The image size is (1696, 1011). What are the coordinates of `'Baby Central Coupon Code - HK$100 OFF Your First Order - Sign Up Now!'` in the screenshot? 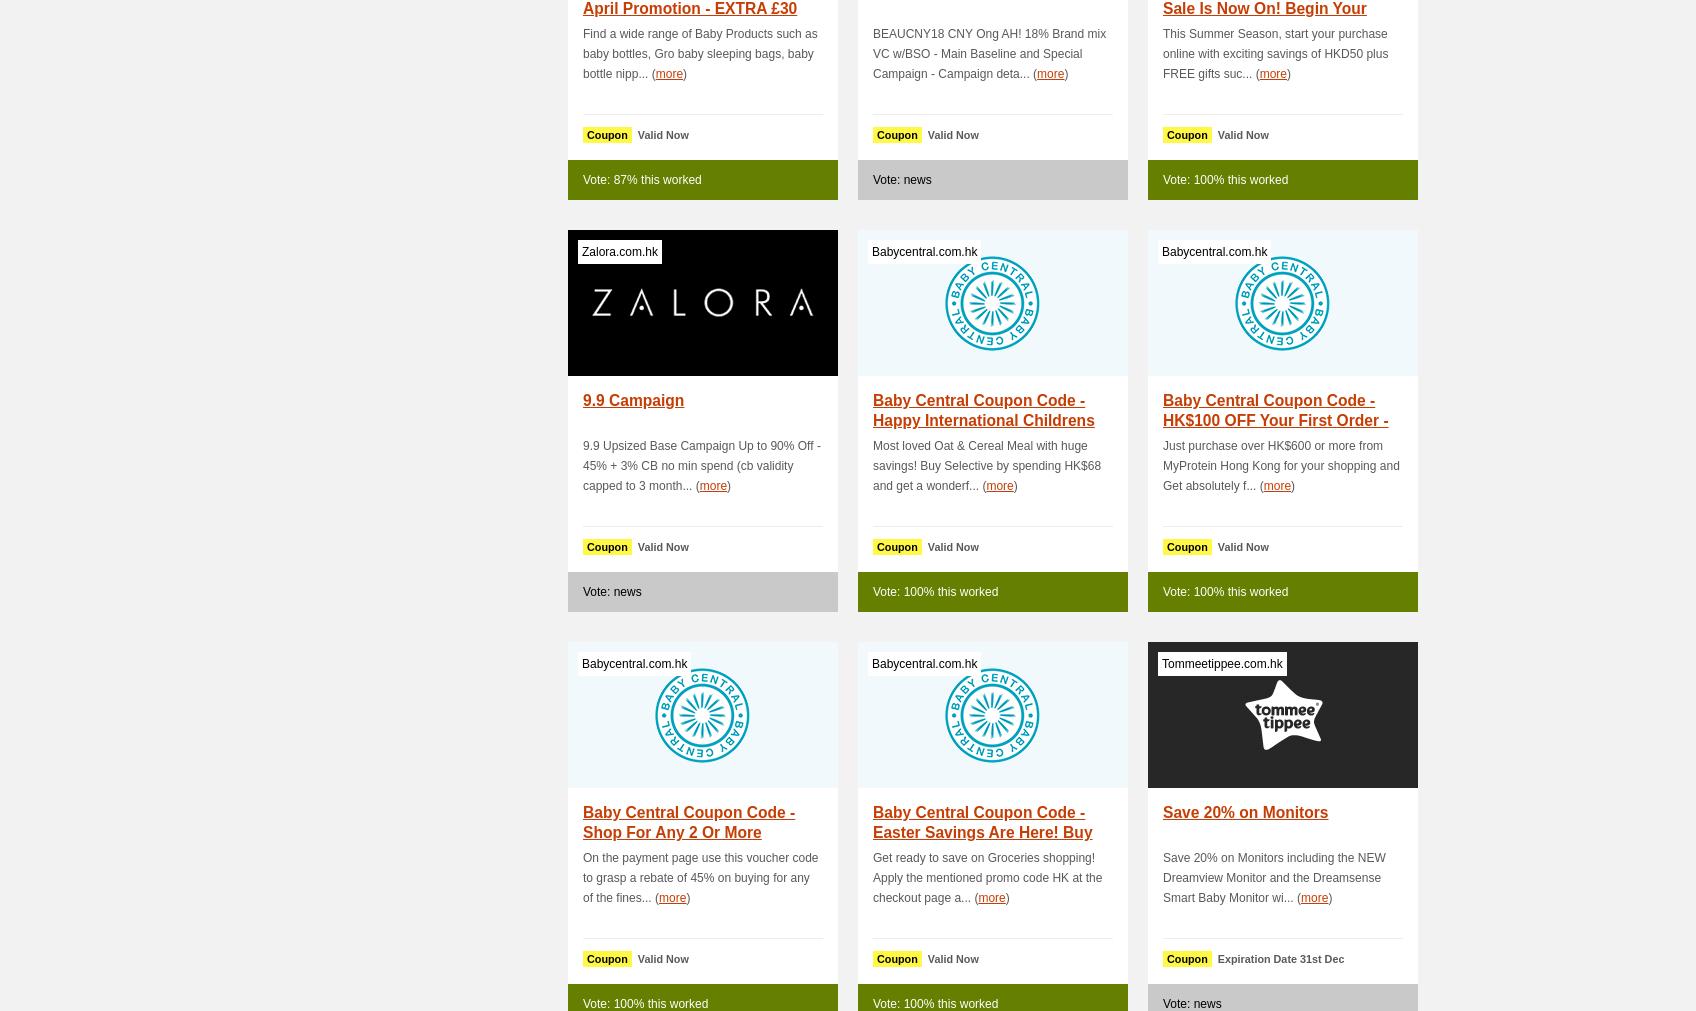 It's located at (1275, 419).